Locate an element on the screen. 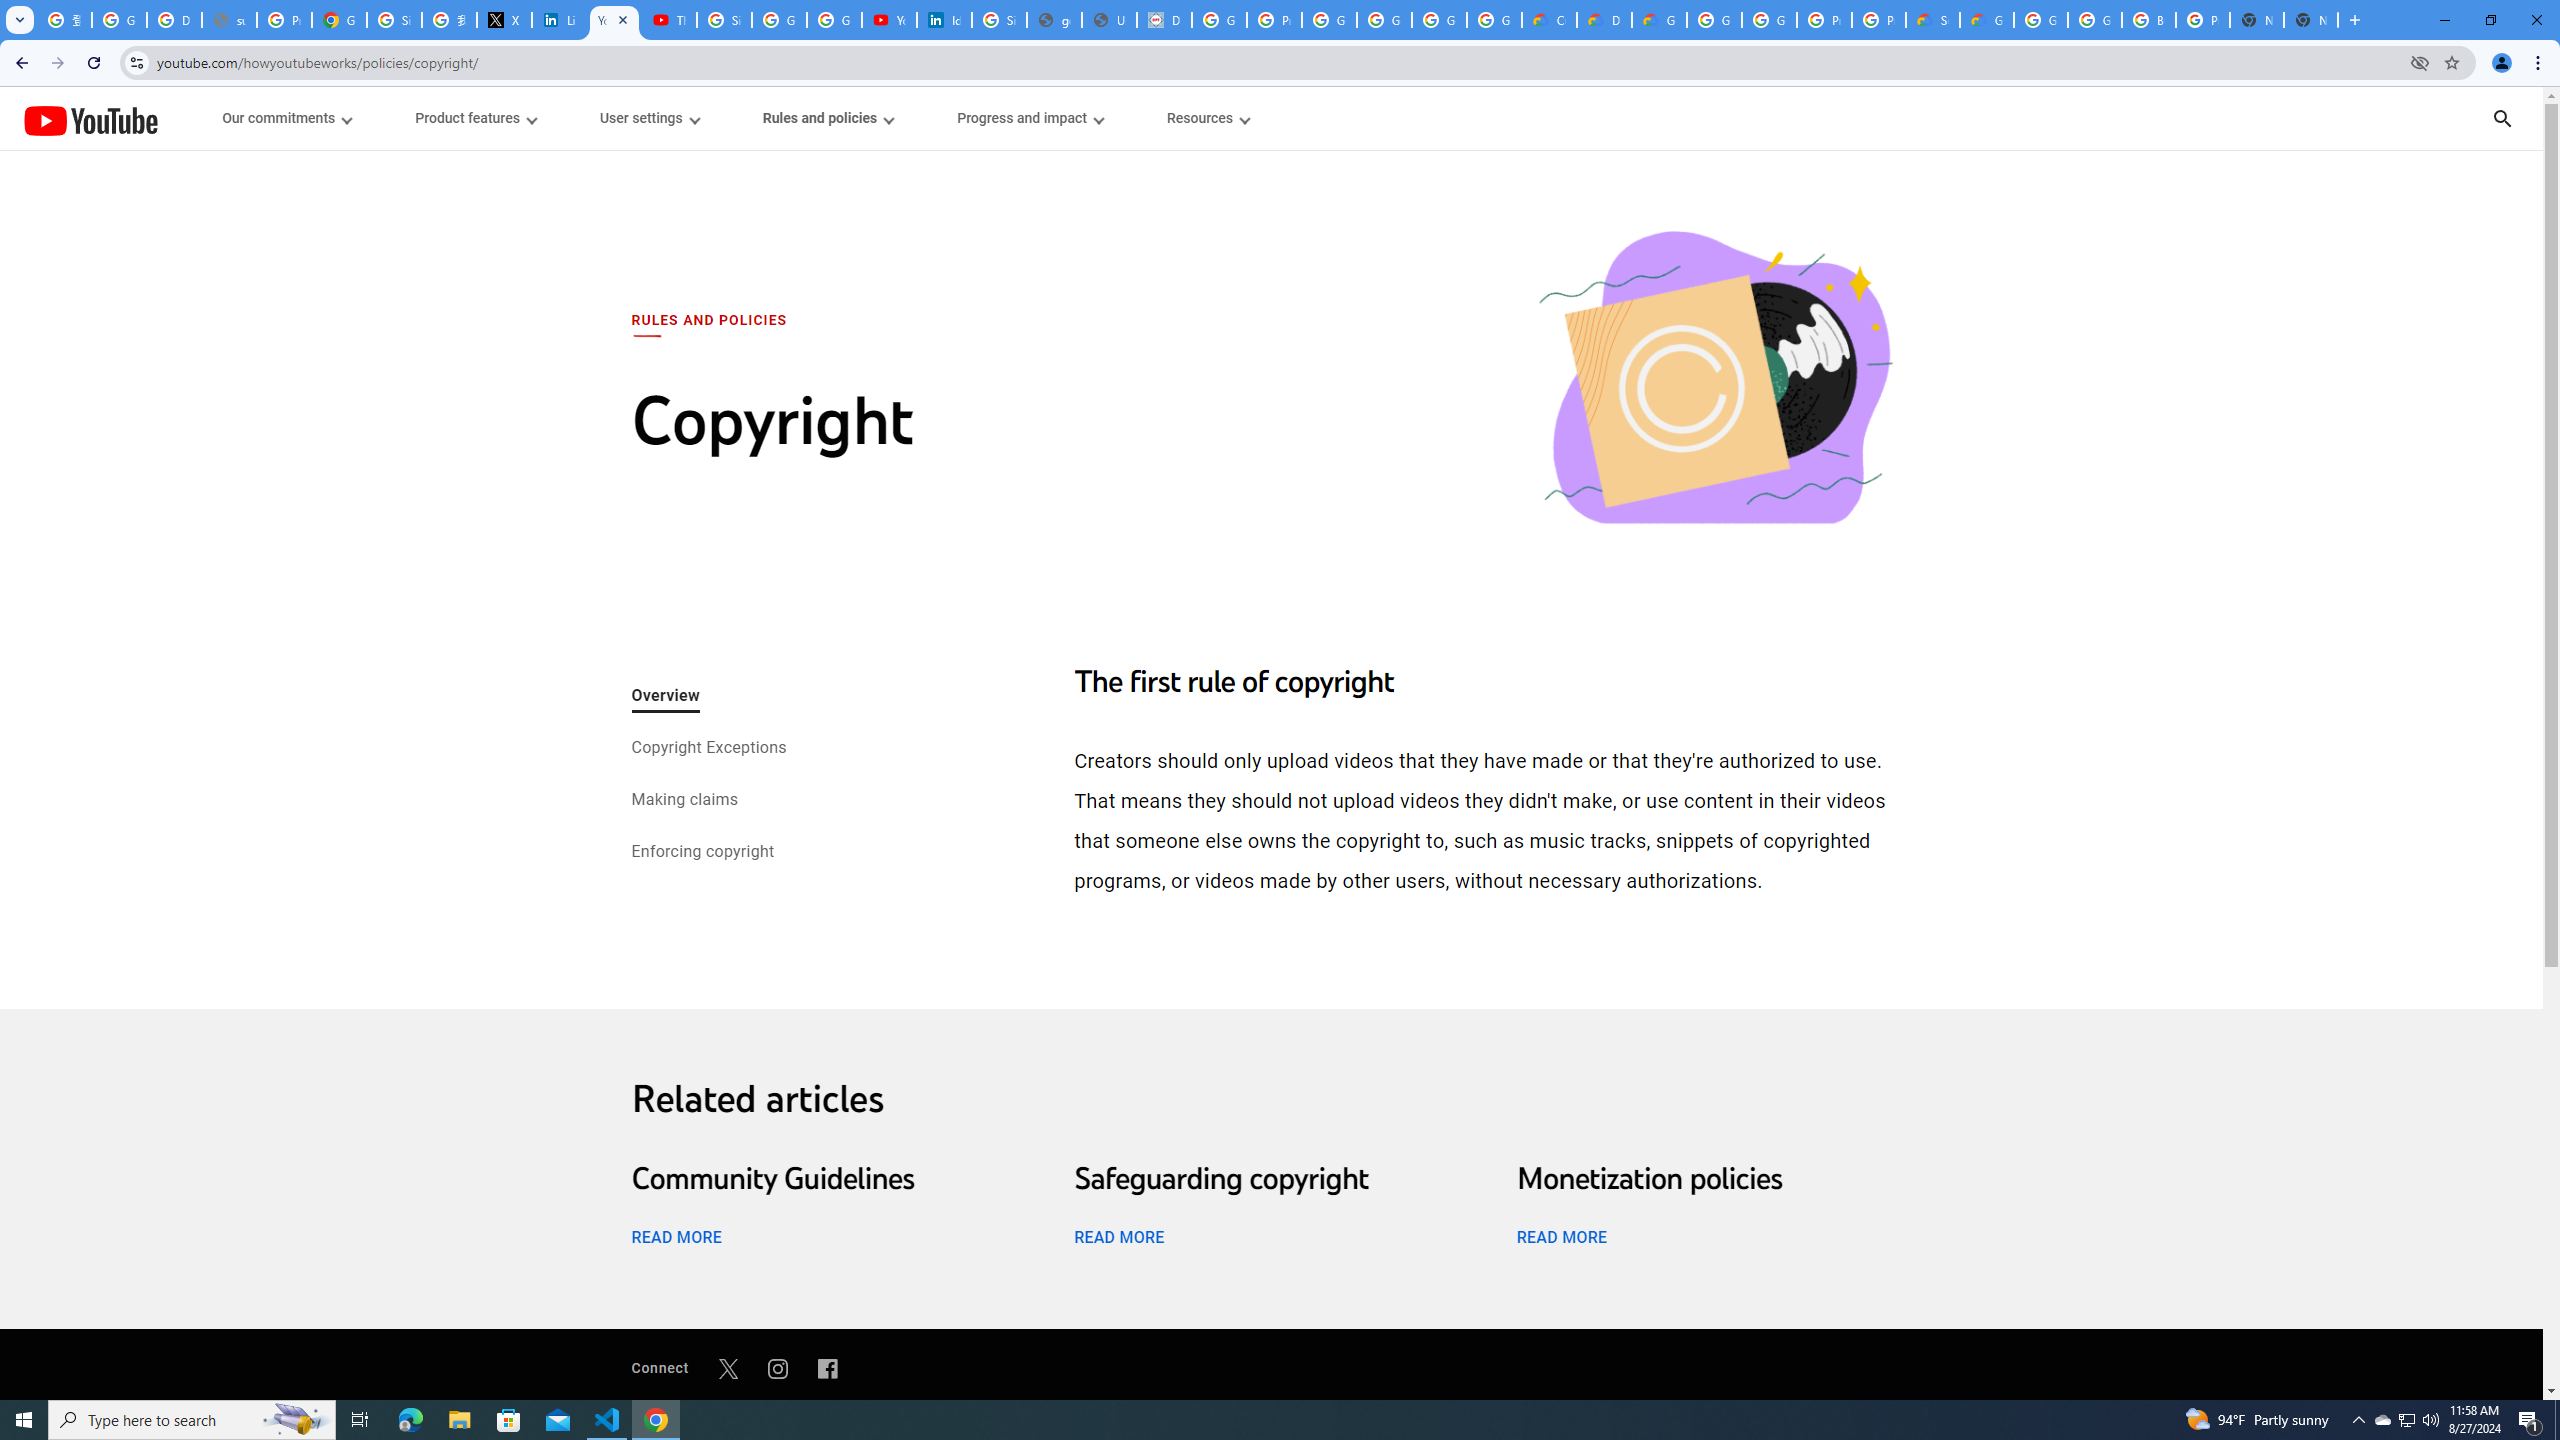 The image size is (2560, 1440). 'Customer Care | Google Cloud' is located at coordinates (1549, 19).